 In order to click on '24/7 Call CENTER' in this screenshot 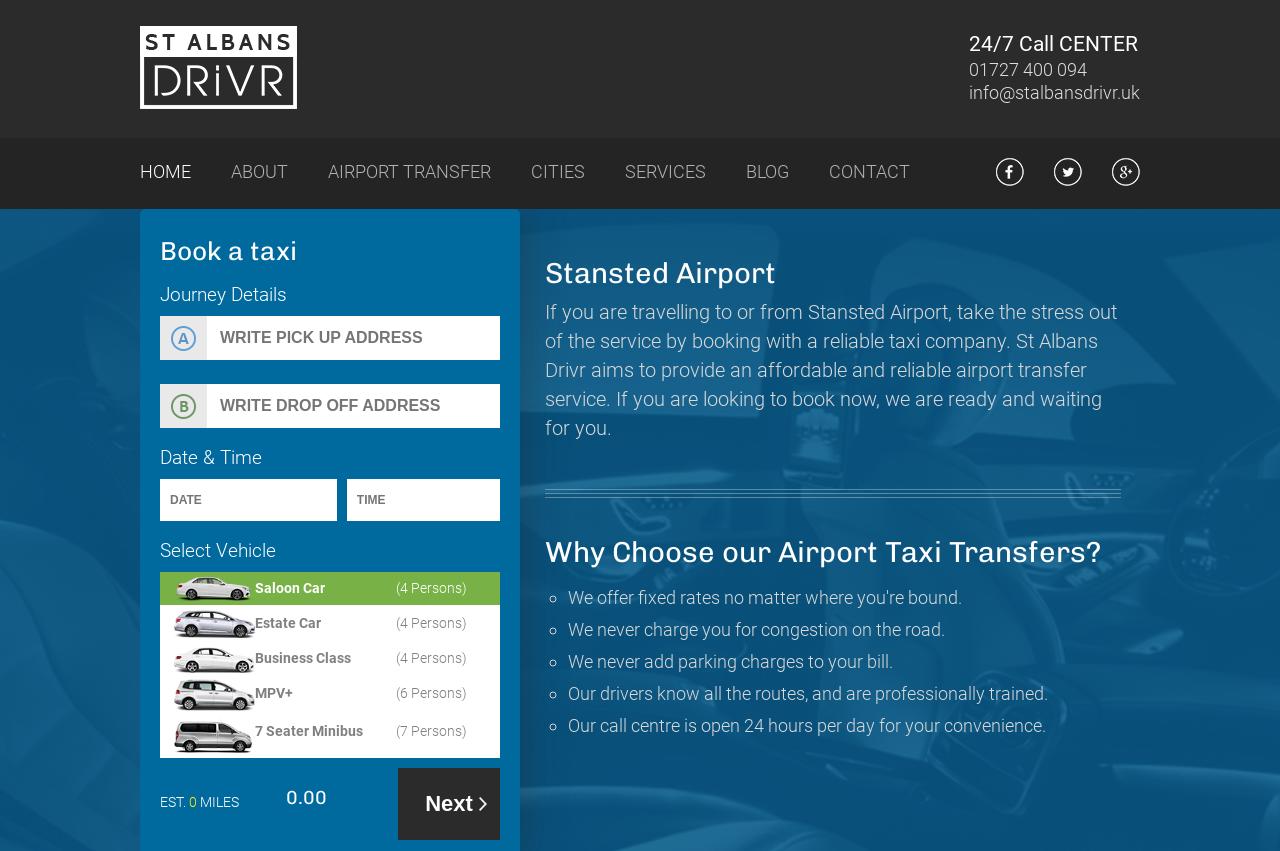, I will do `click(1052, 43)`.